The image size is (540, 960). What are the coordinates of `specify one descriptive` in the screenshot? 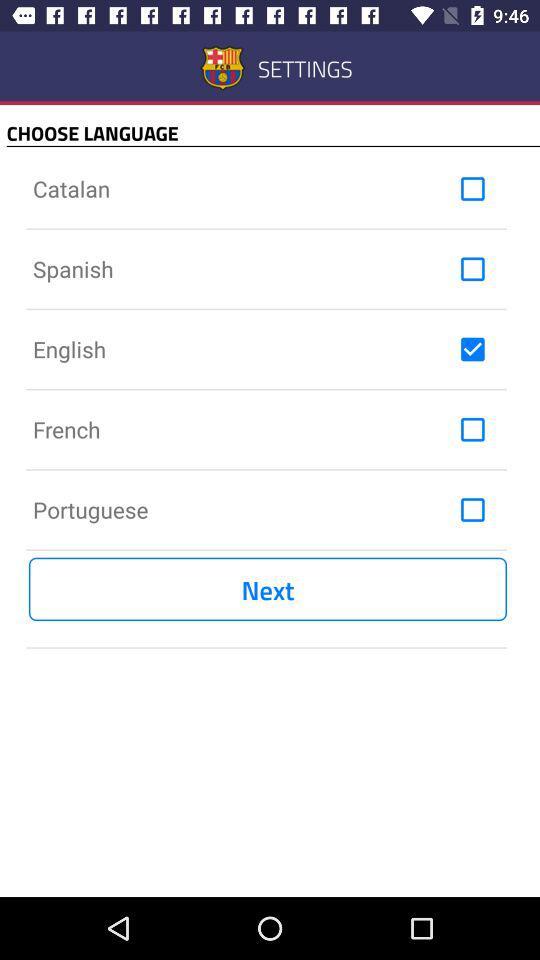 It's located at (472, 349).